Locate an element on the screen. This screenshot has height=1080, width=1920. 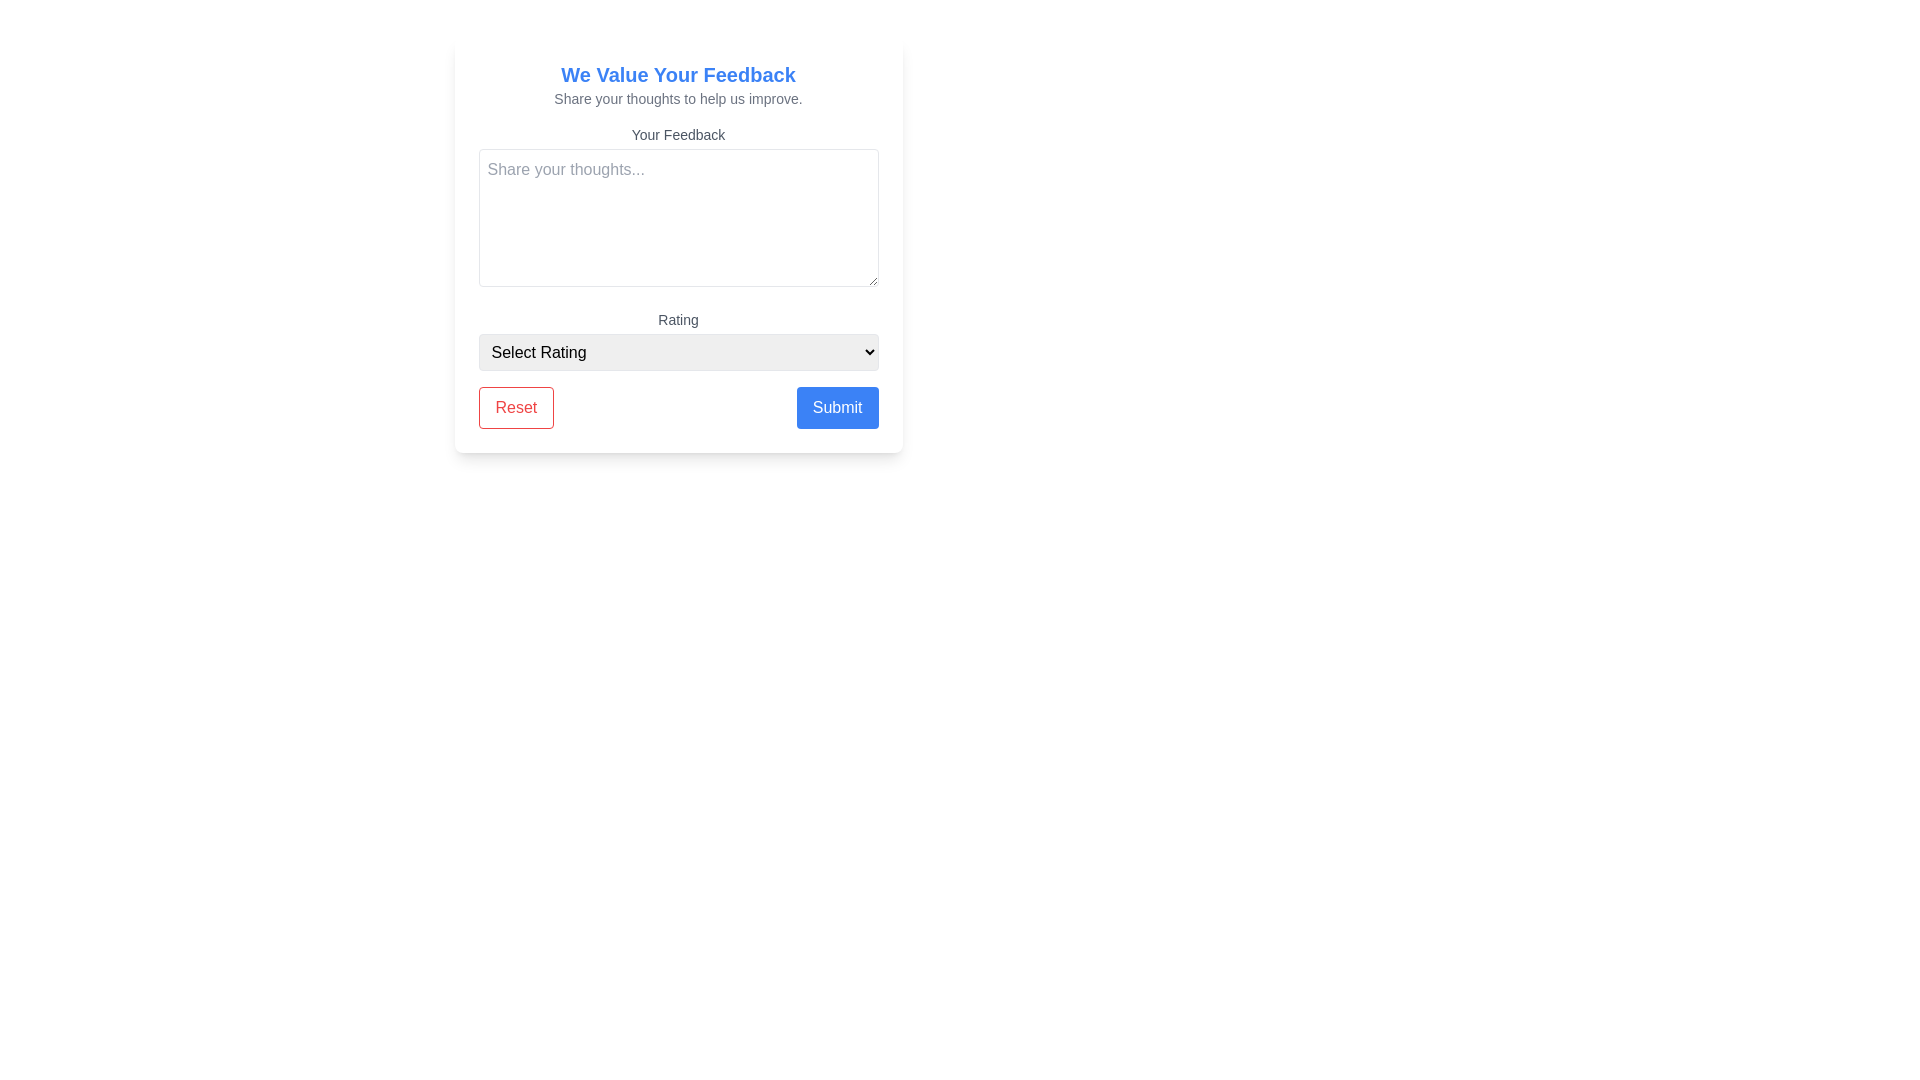
the static text that reads 'Share your thoughts to help us improve.' positioned beneath the heading 'We Value Your Feedback.' is located at coordinates (678, 99).